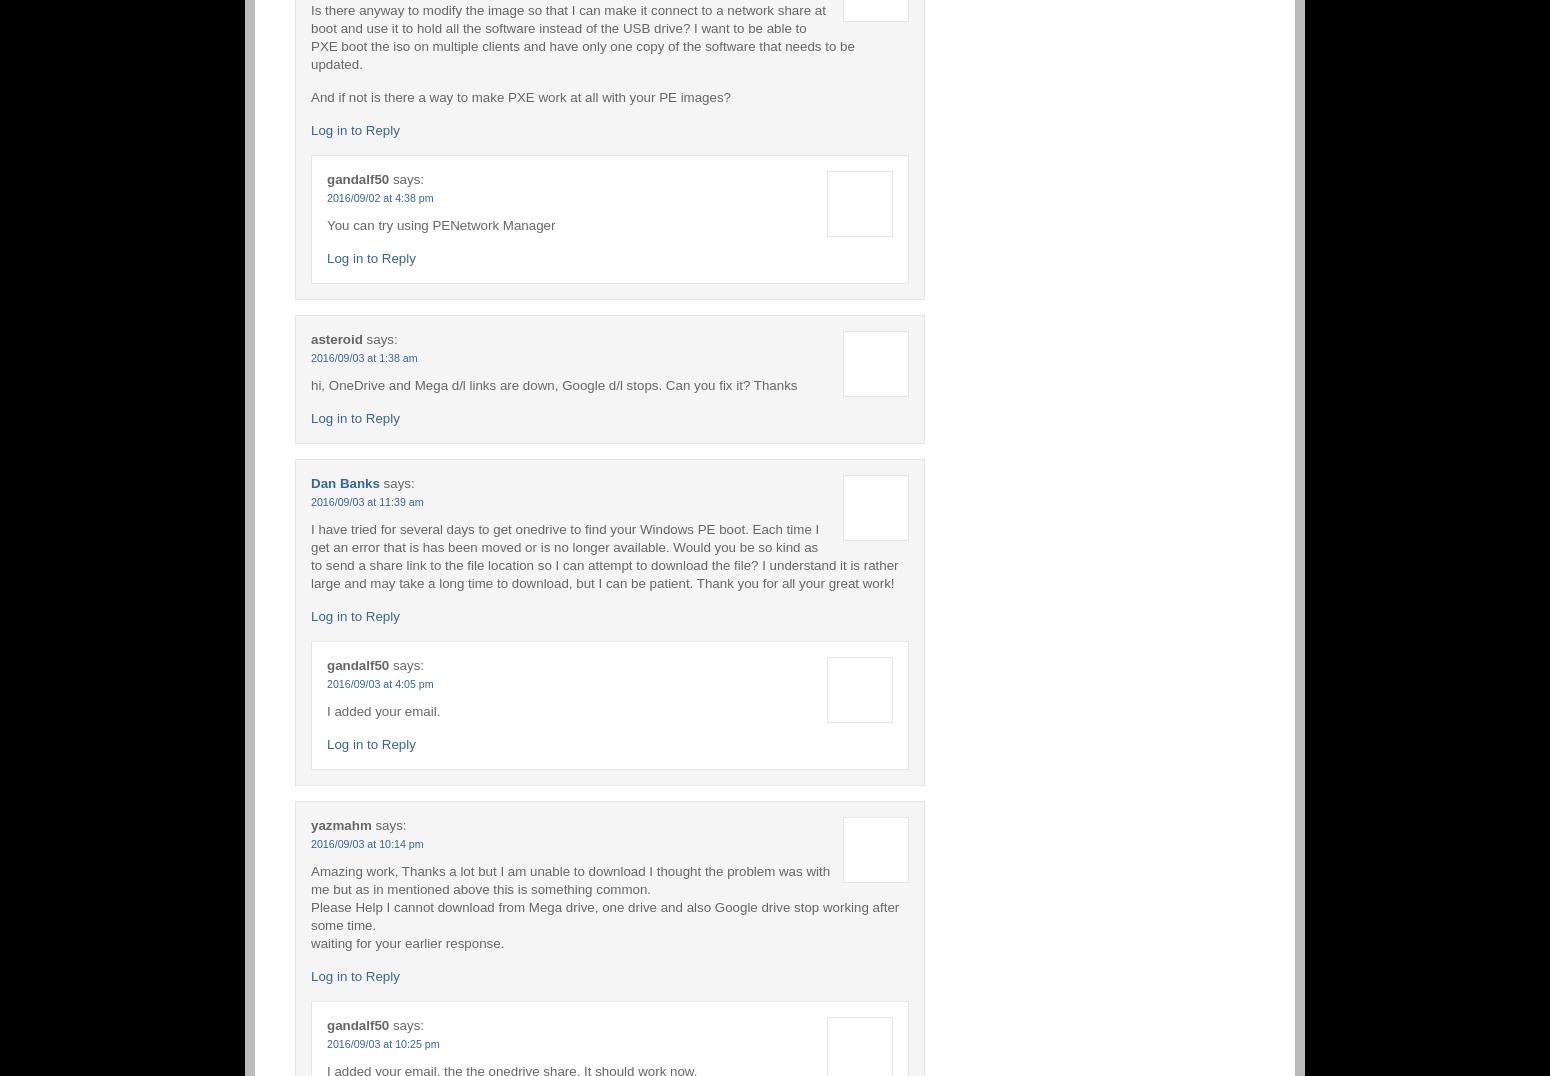 Image resolution: width=1550 pixels, height=1076 pixels. What do you see at coordinates (382, 1042) in the screenshot?
I see `'2016/09/03 at 10:25 pm'` at bounding box center [382, 1042].